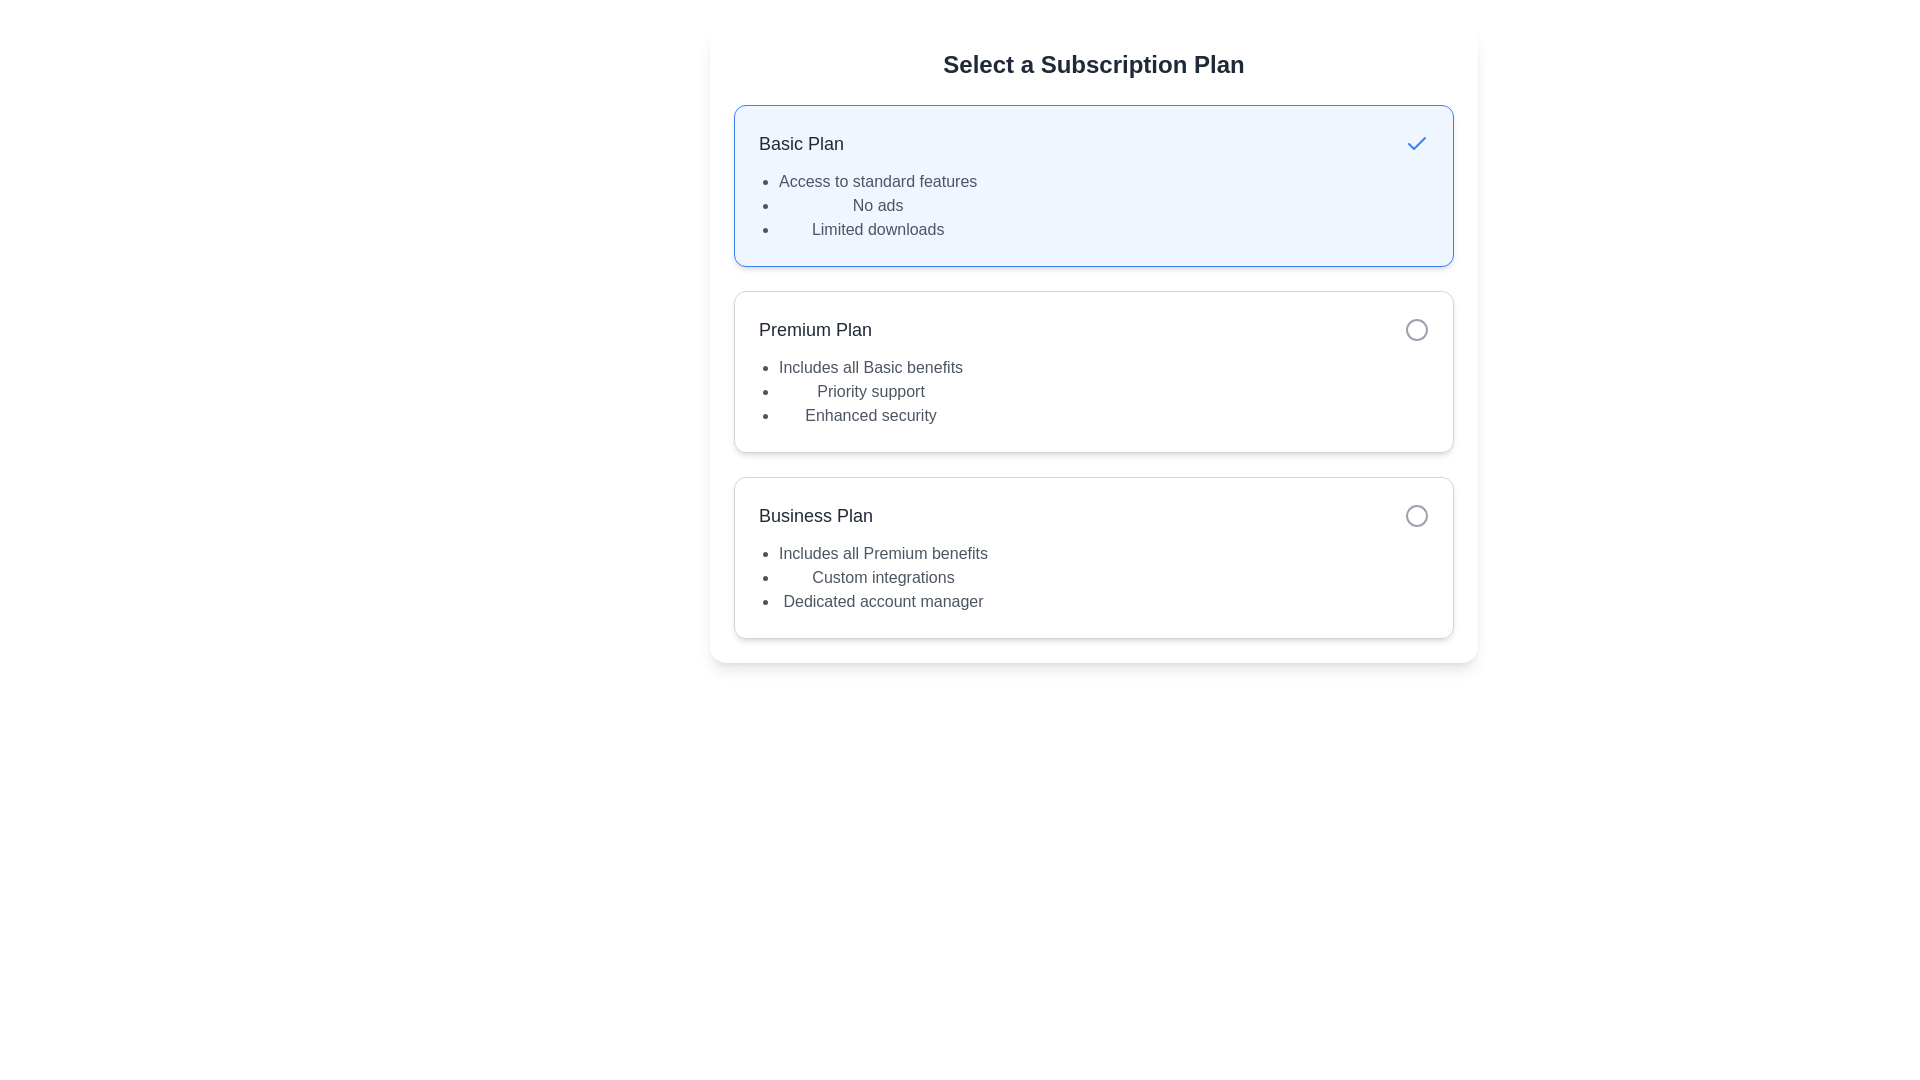  I want to click on the 'Business Plan' subscription option, so click(1093, 558).